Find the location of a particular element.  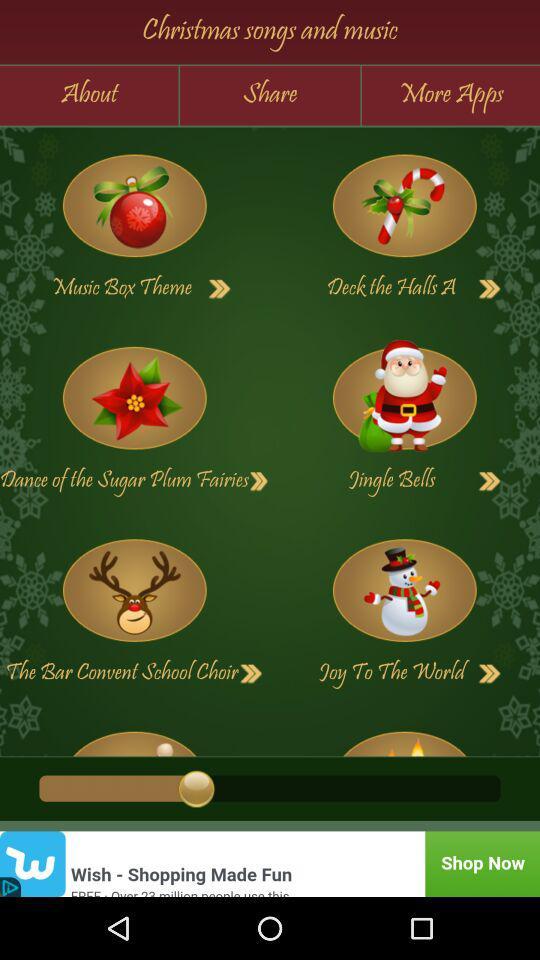

advertisement banner is located at coordinates (270, 863).